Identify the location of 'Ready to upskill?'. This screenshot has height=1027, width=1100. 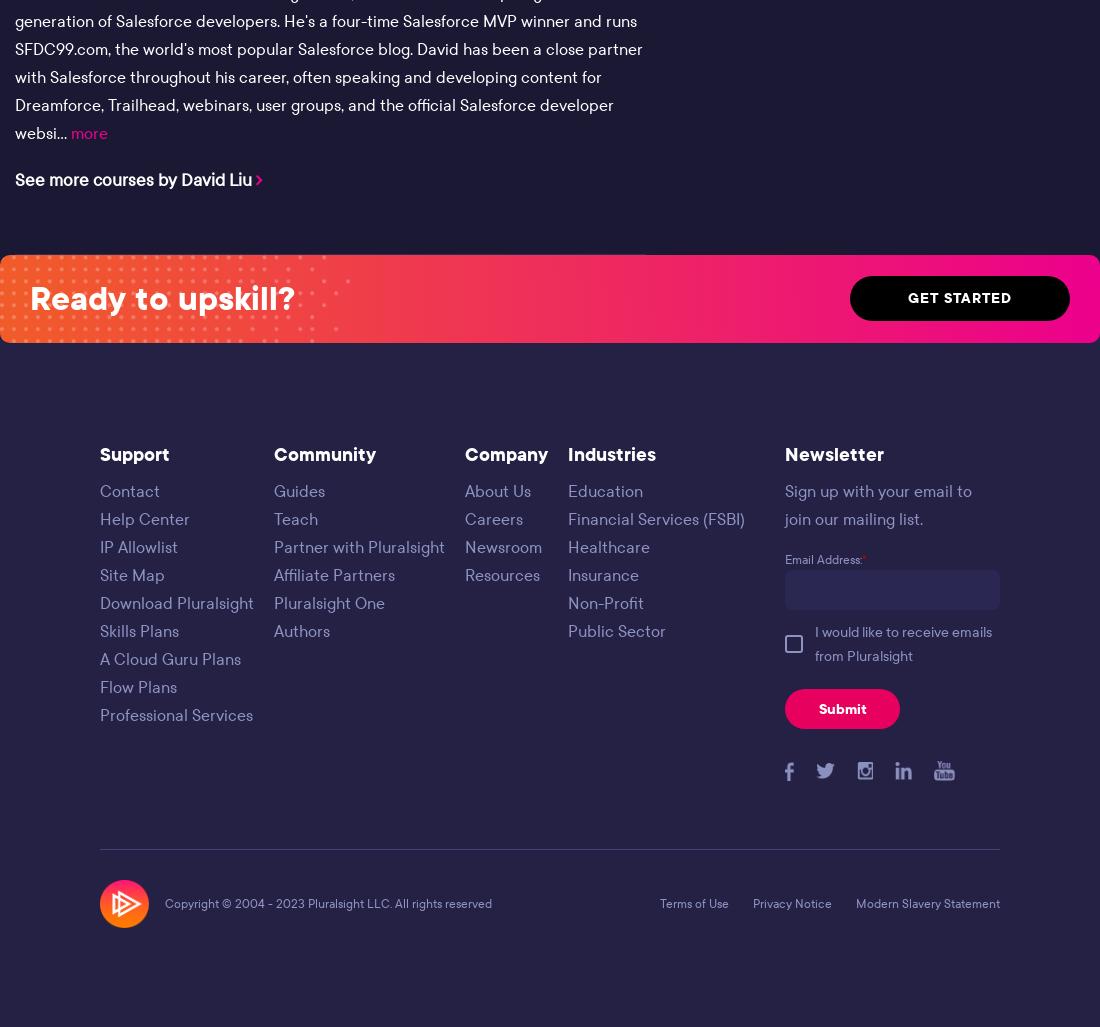
(161, 296).